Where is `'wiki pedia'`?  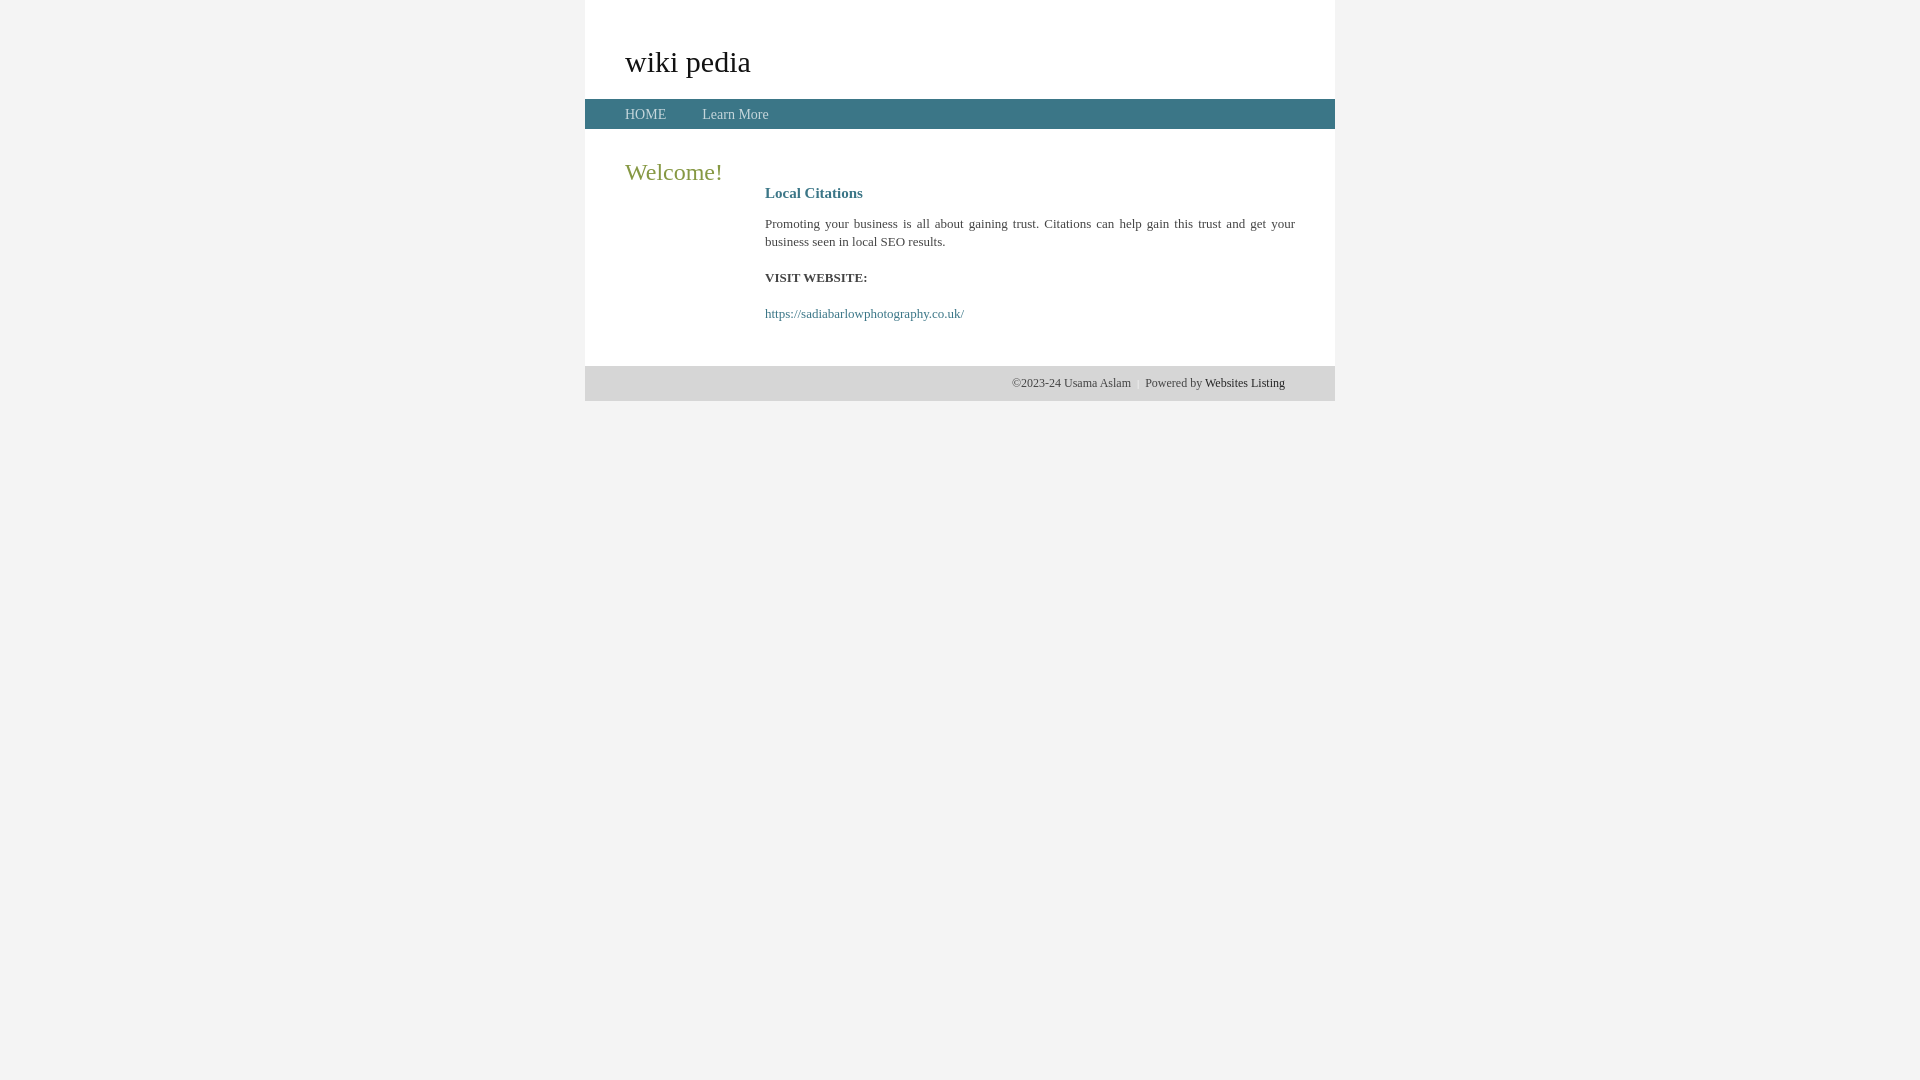 'wiki pedia' is located at coordinates (687, 60).